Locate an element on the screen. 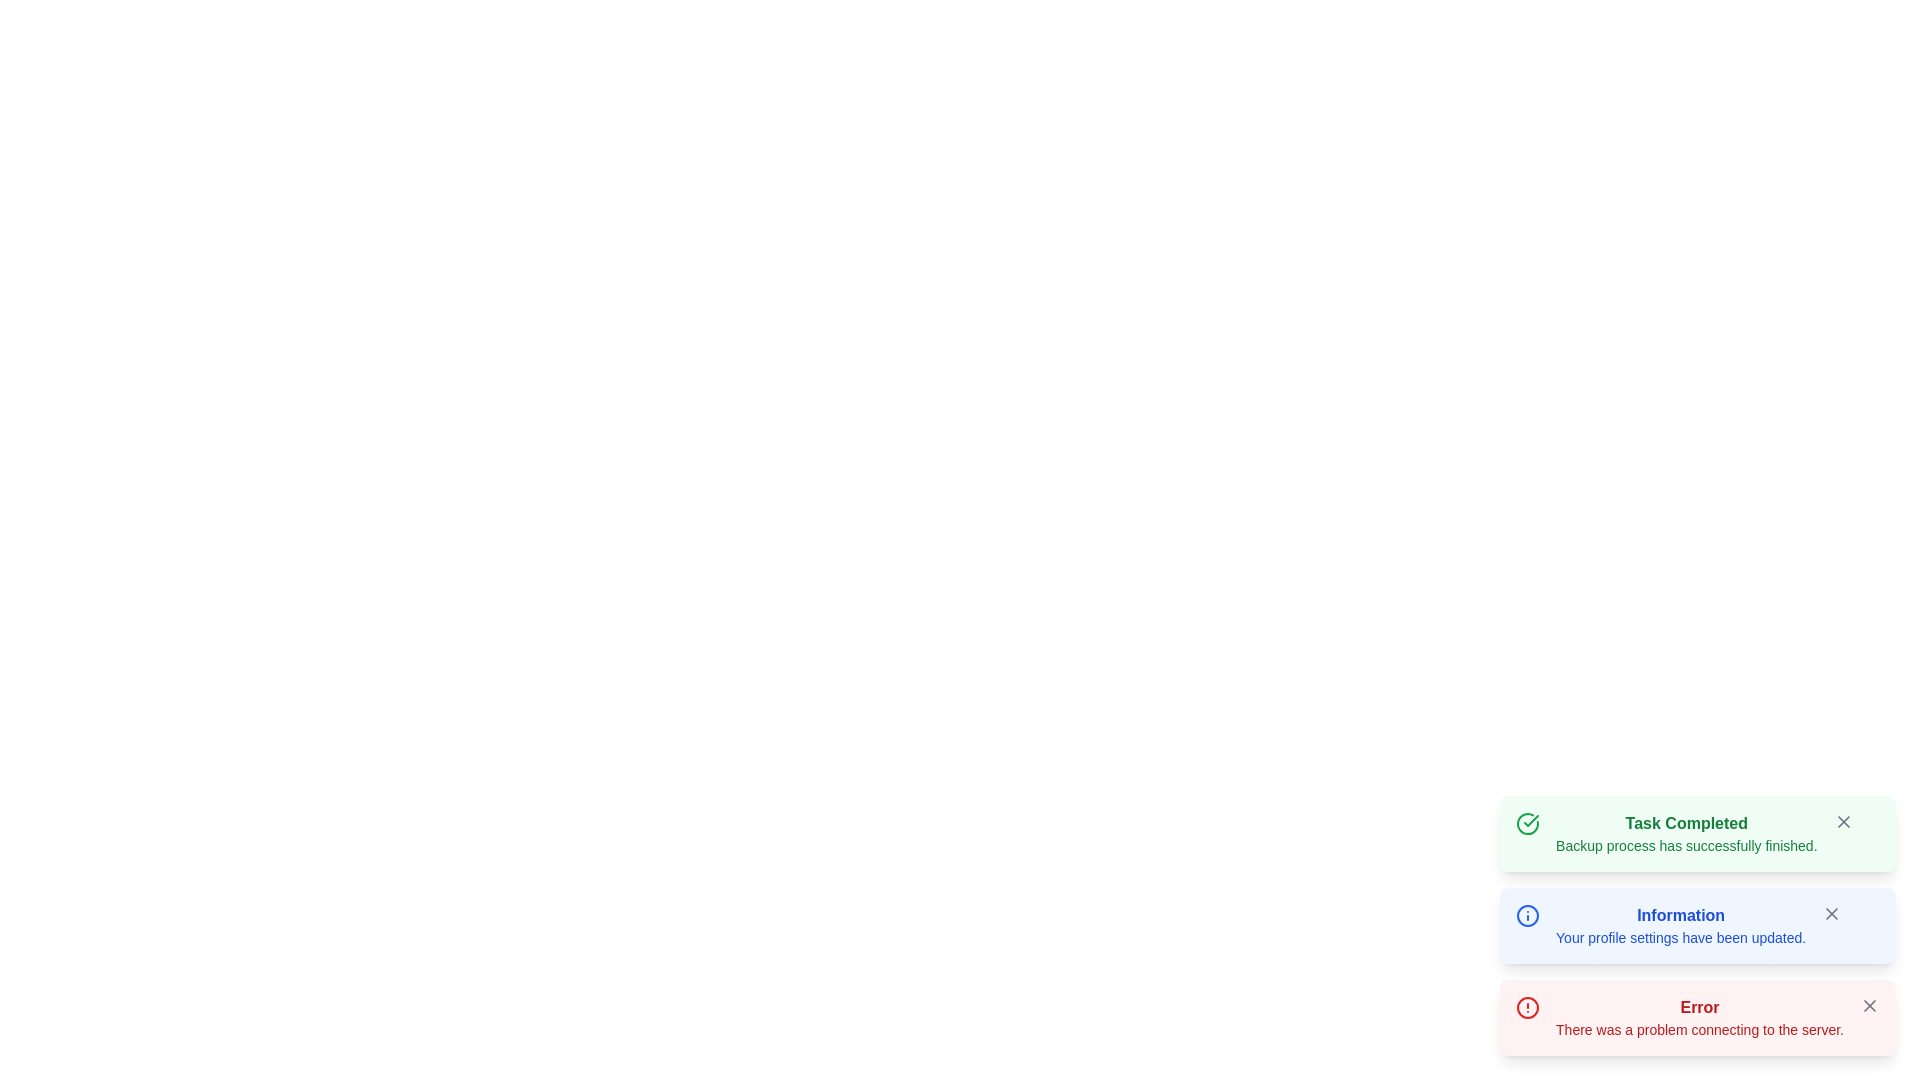  notification card indicating that a task has been successfully completed, located at the bottom-right of the interface is located at coordinates (1697, 833).